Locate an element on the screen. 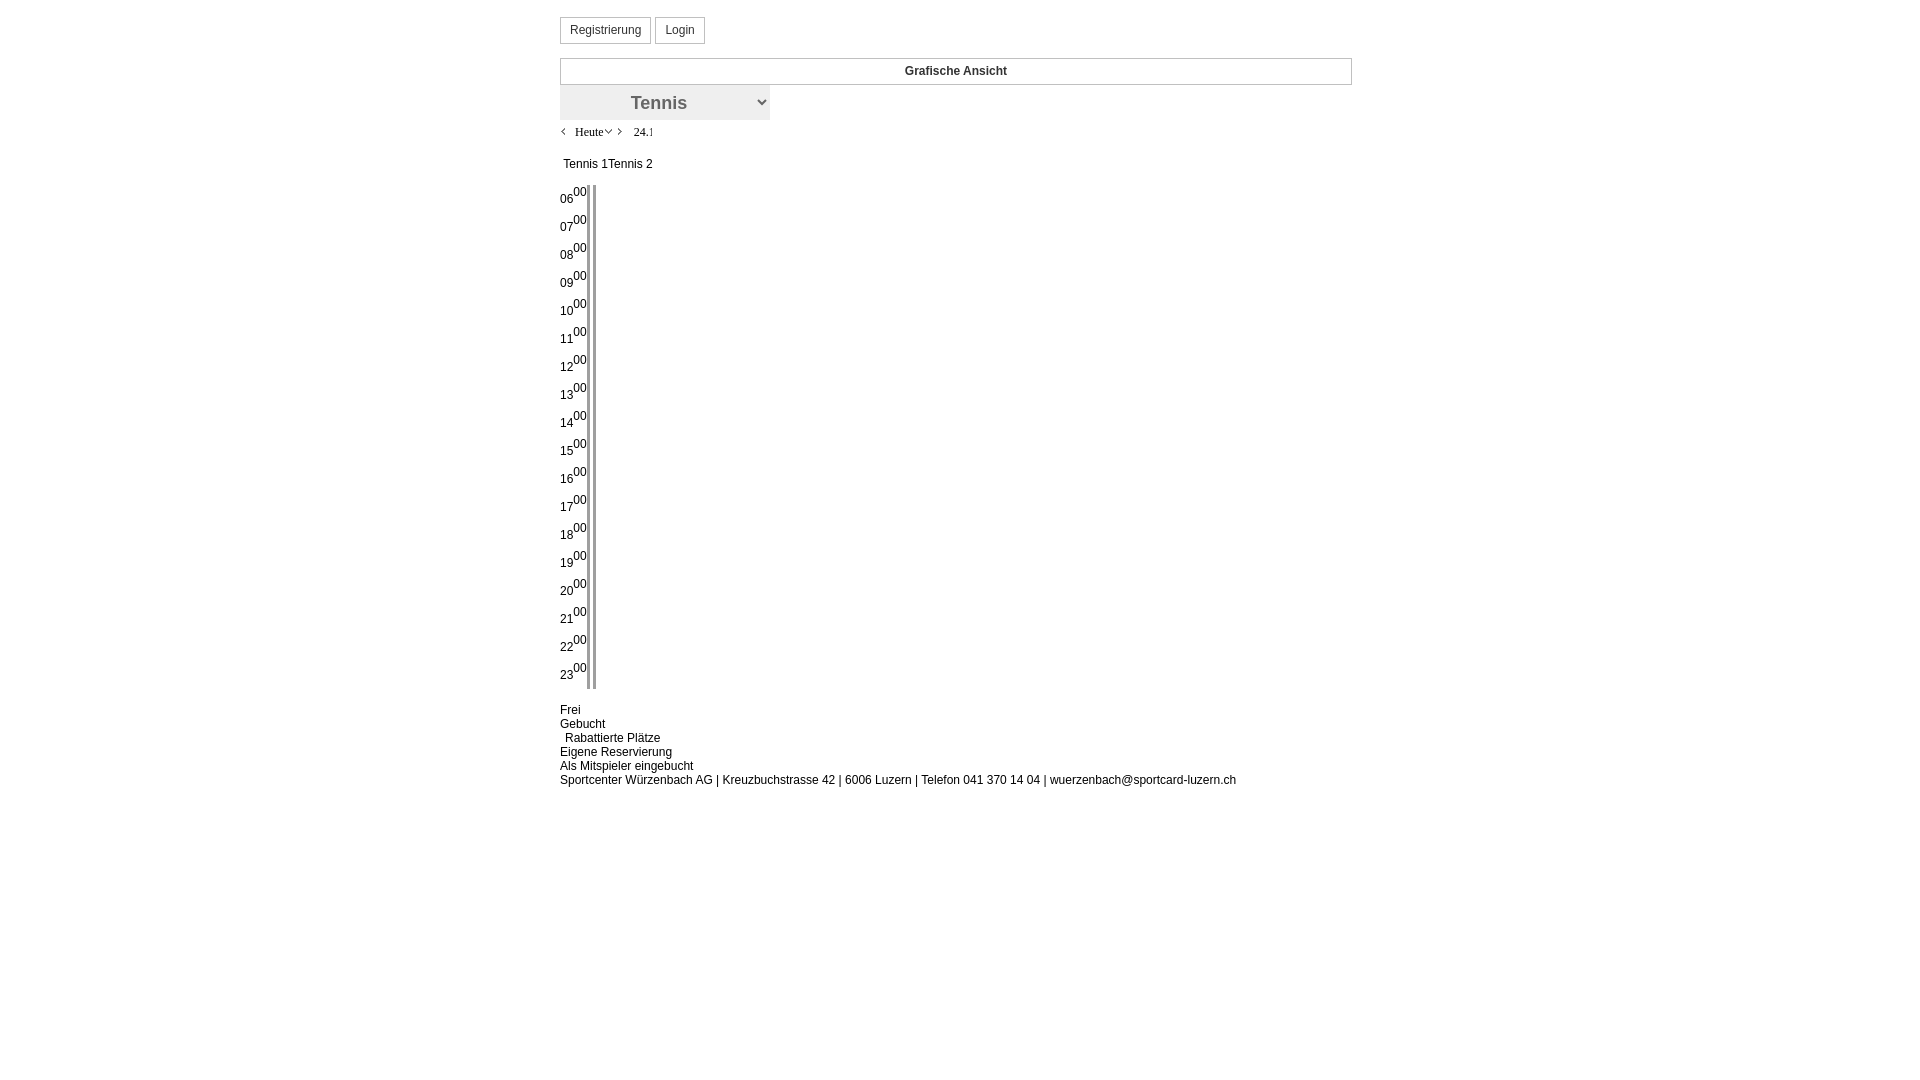 The height and width of the screenshot is (1080, 1920). 'Heute' is located at coordinates (588, 131).